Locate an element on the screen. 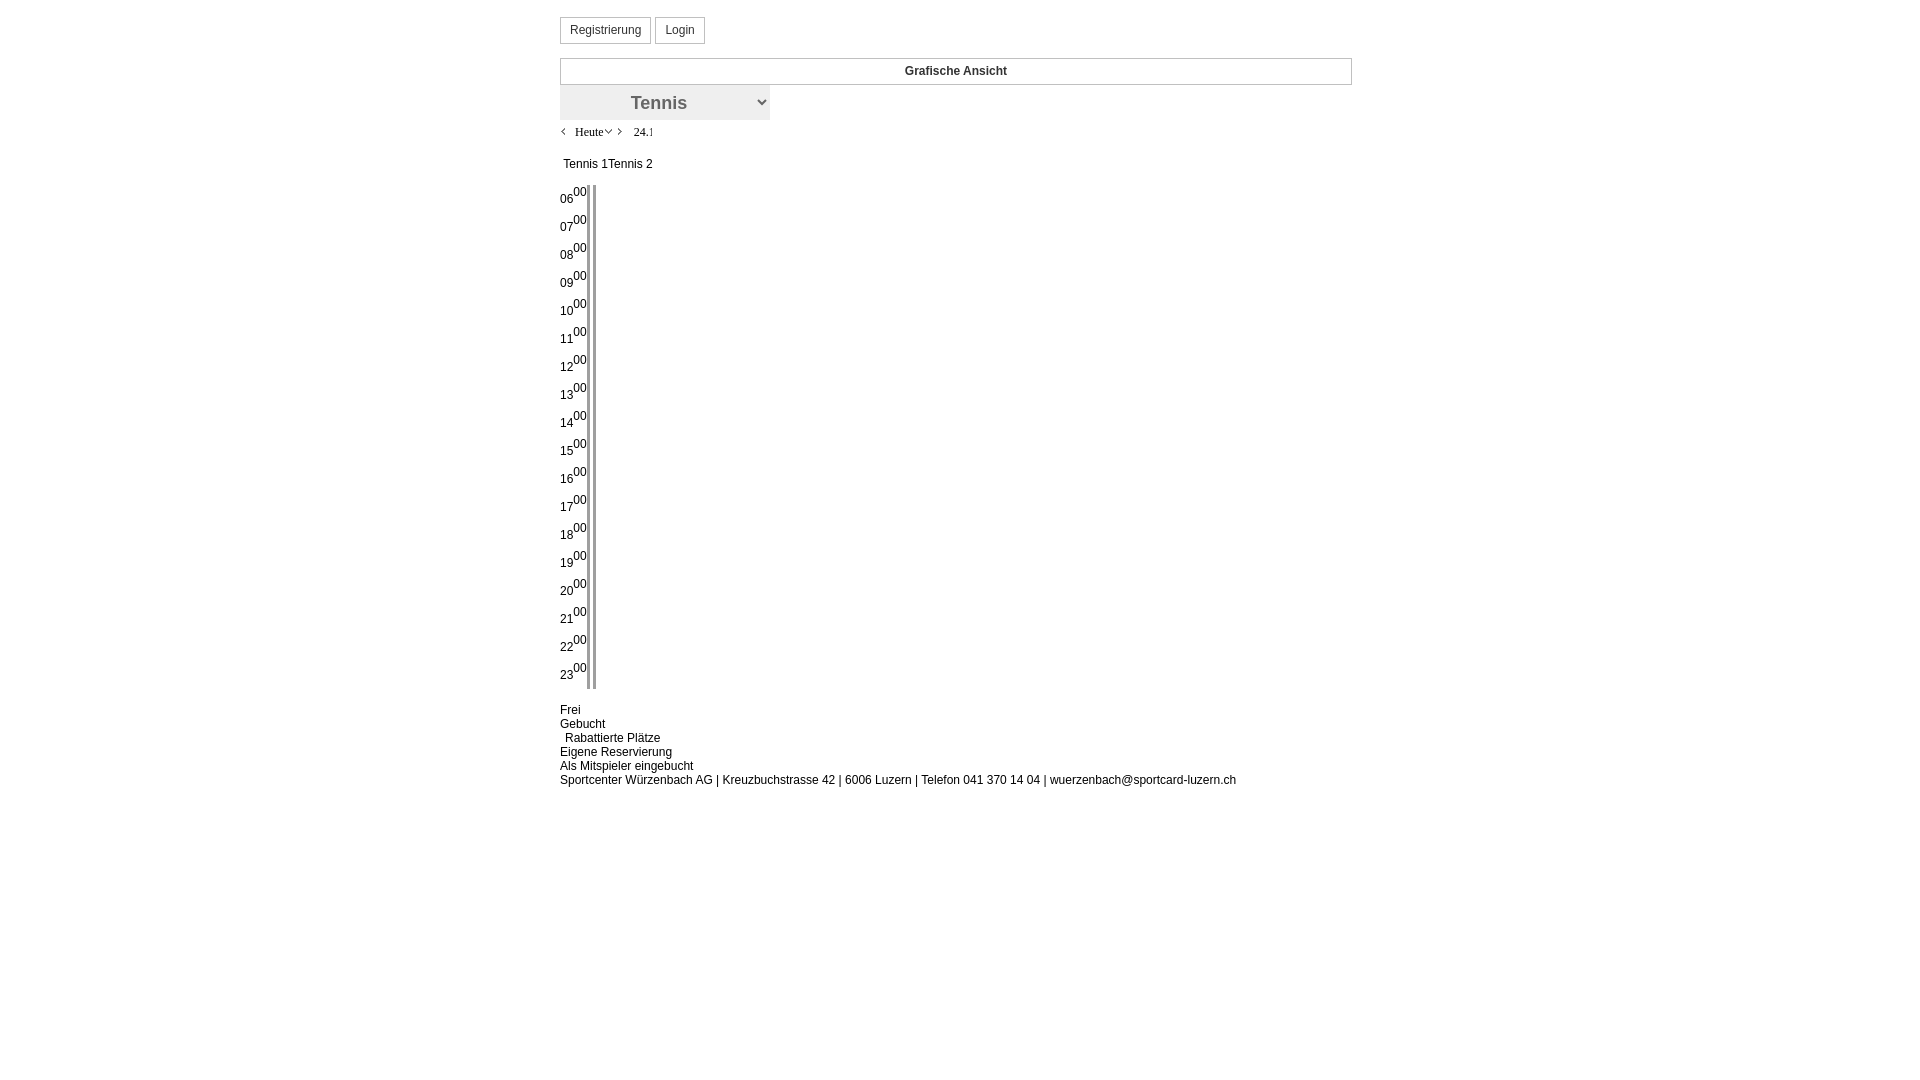 The height and width of the screenshot is (1080, 1920). 'Heute' is located at coordinates (588, 131).